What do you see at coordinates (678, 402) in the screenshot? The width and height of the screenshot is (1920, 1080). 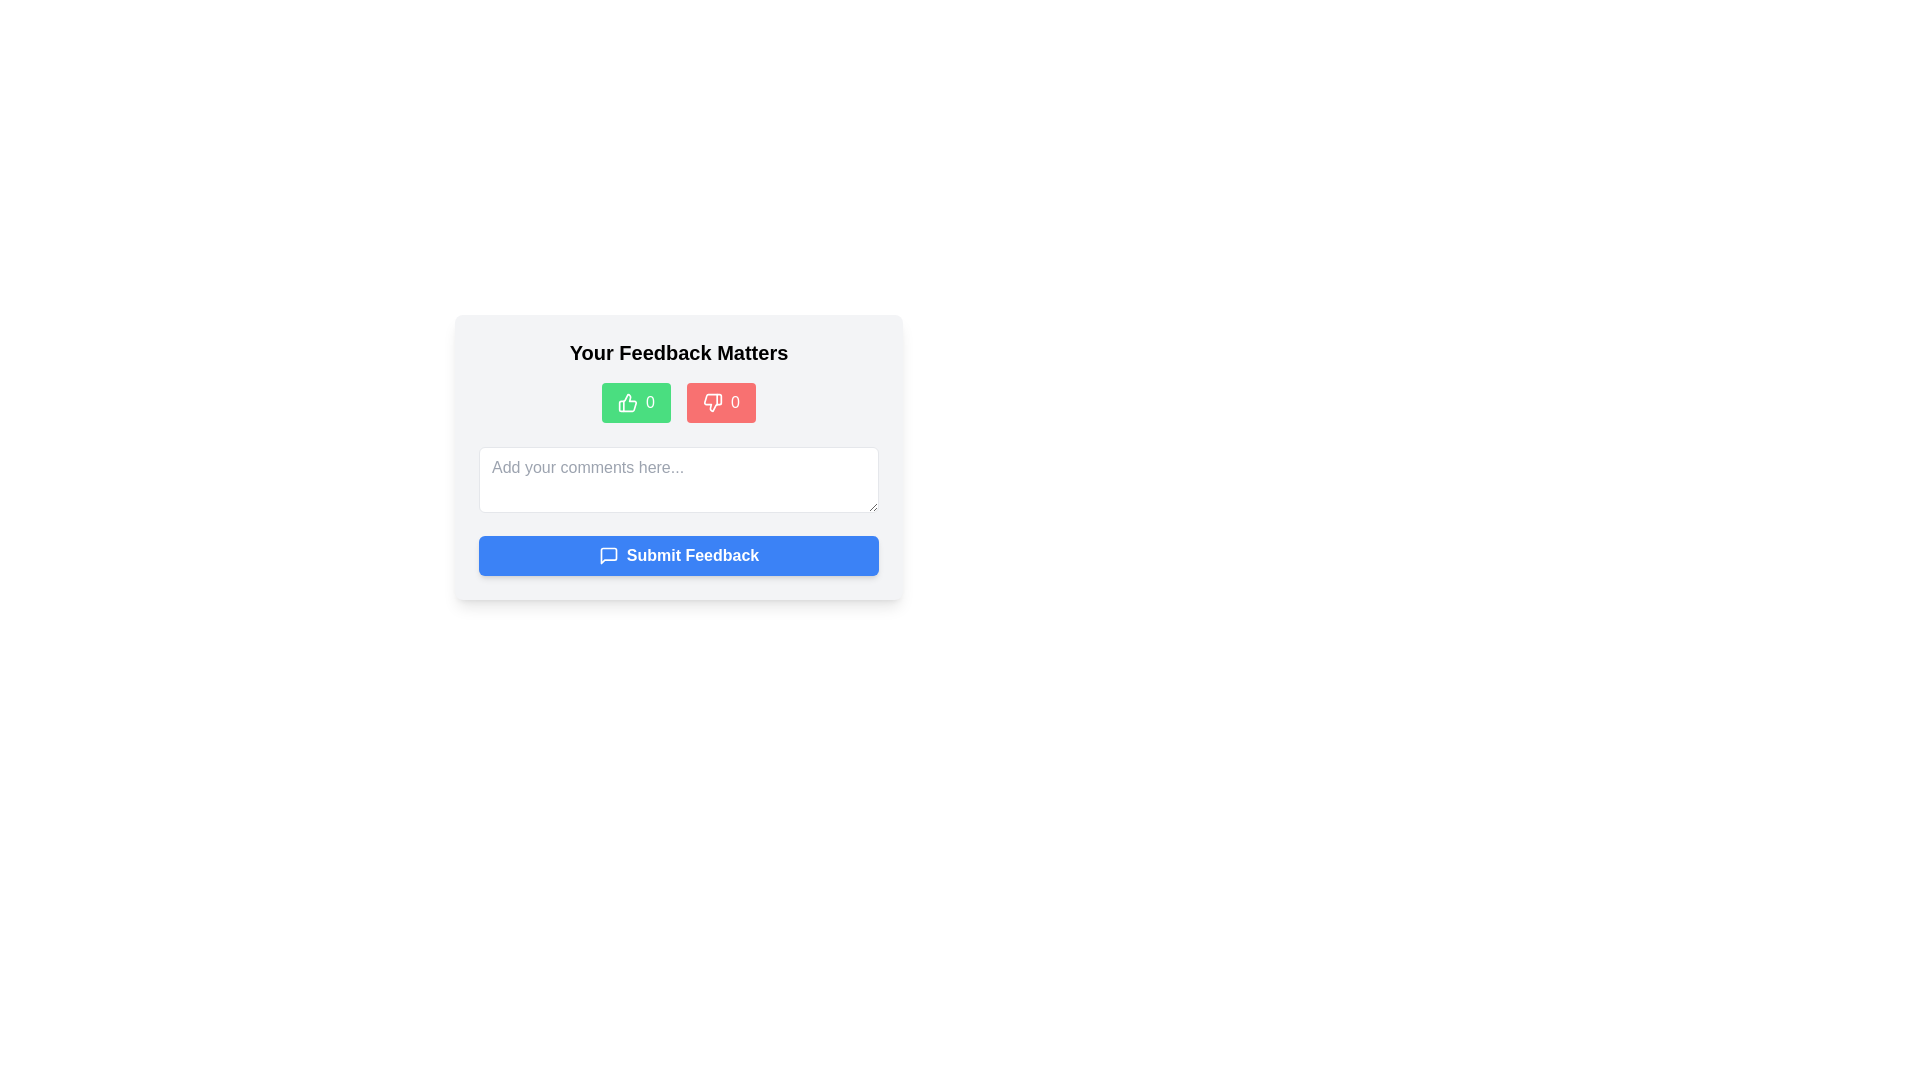 I see `the thumbs-up button in the Interactive button pair located in the feedback section labeled 'Your Feedback Matters'` at bounding box center [678, 402].